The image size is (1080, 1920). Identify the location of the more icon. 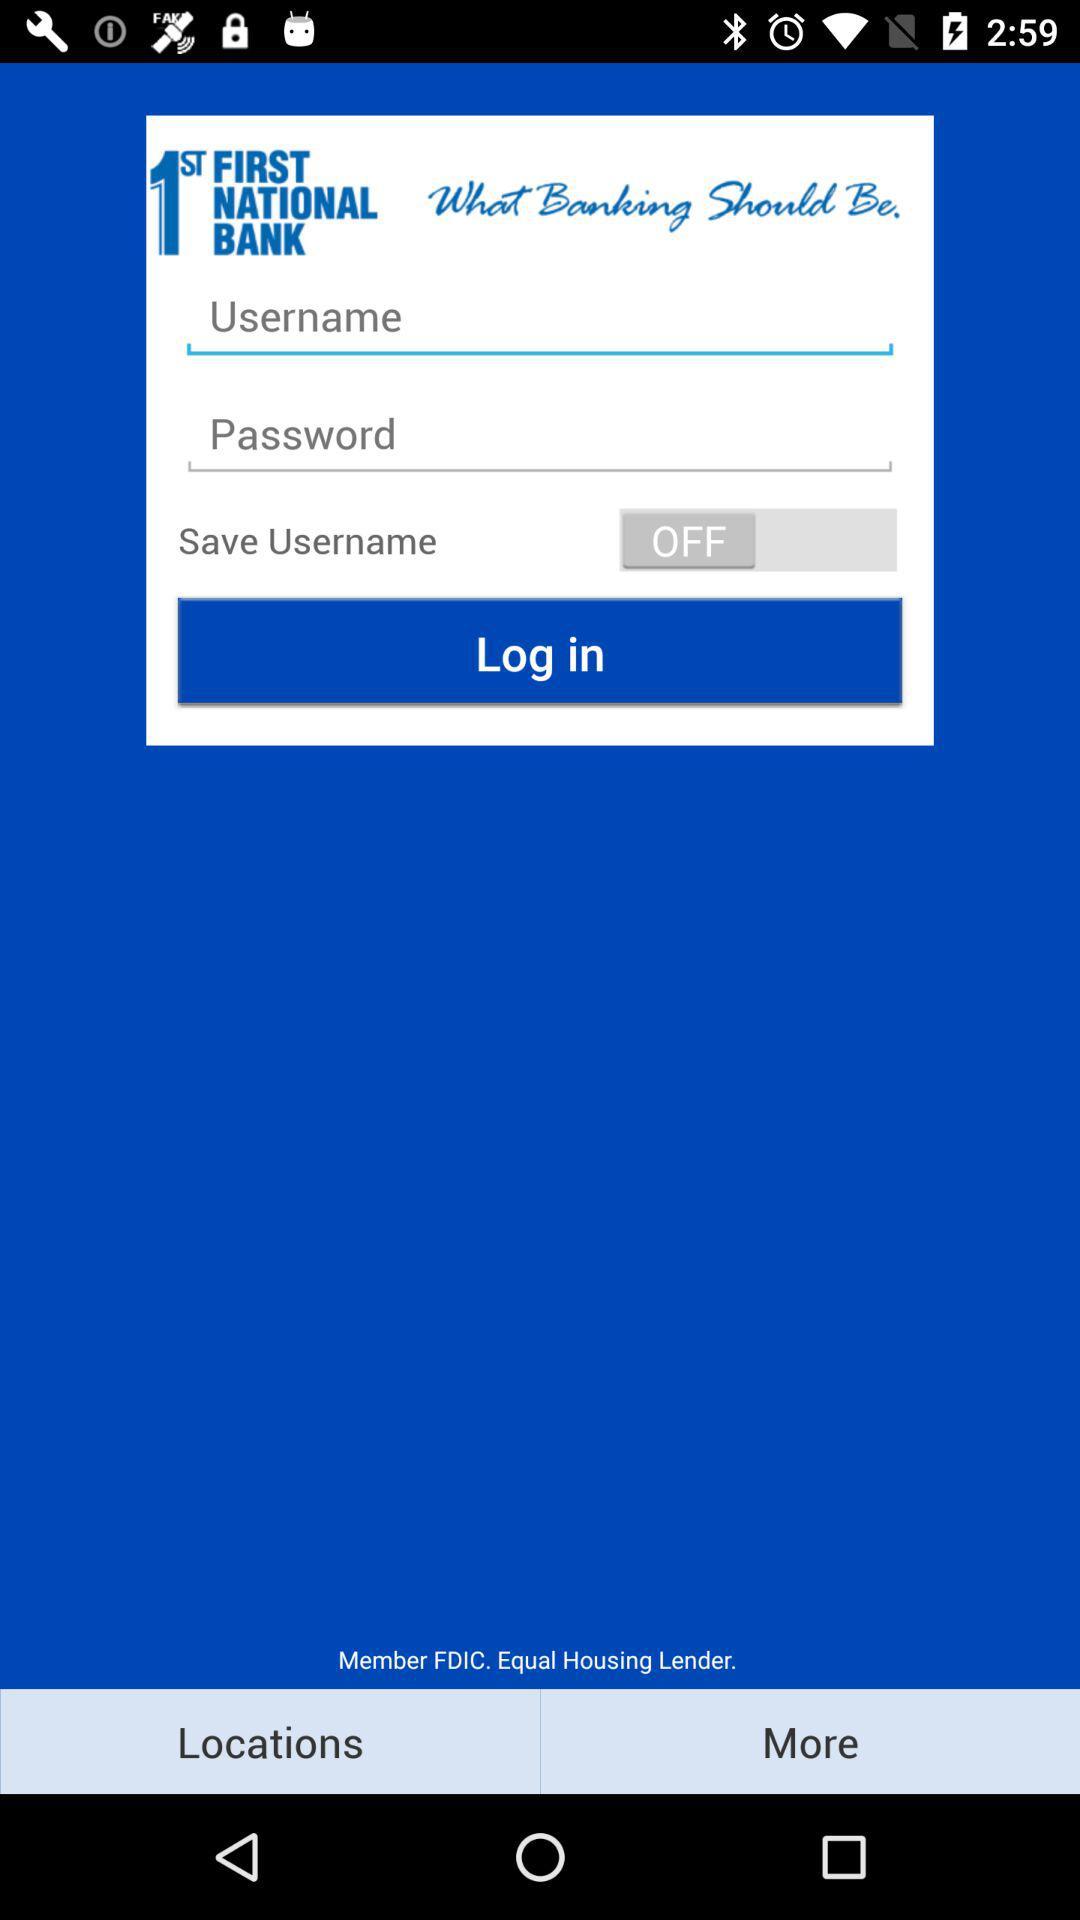
(810, 1740).